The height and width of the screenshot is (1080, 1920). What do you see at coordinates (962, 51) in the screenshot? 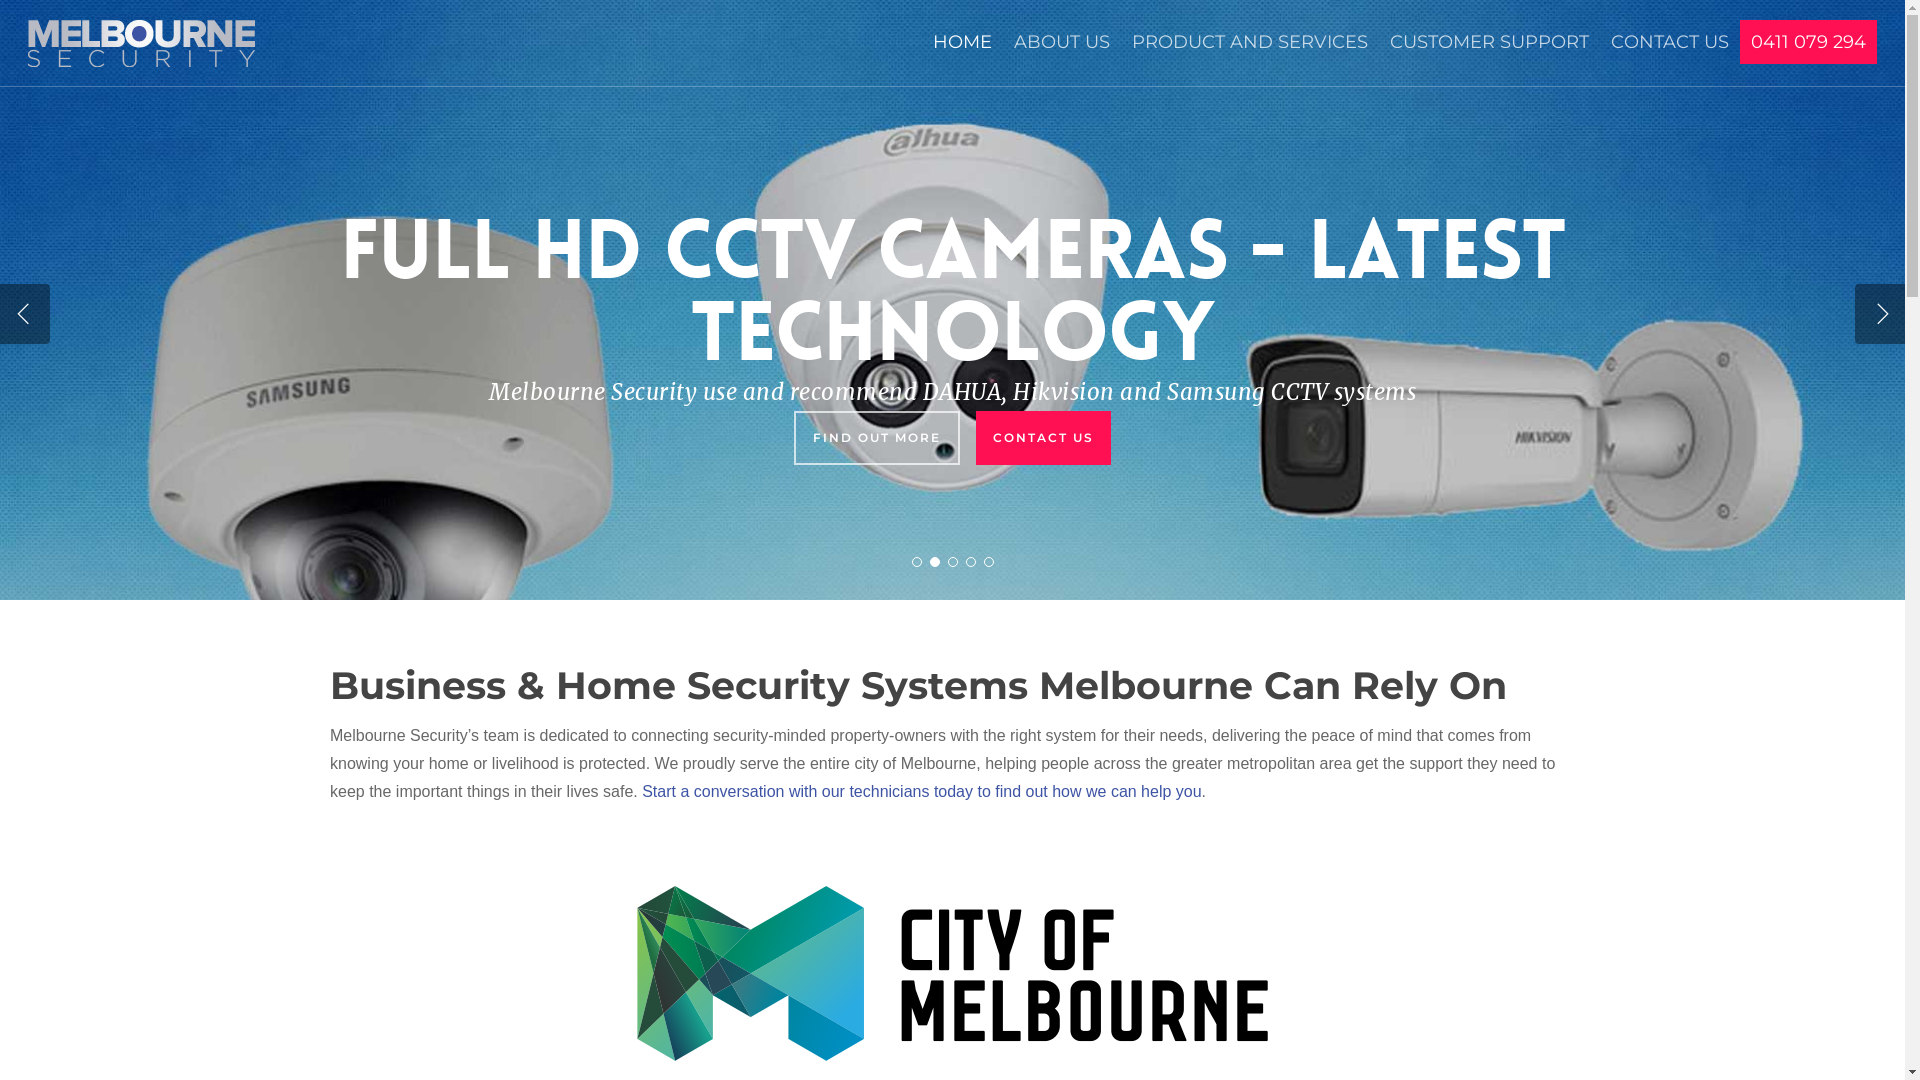
I see `'HOME'` at bounding box center [962, 51].